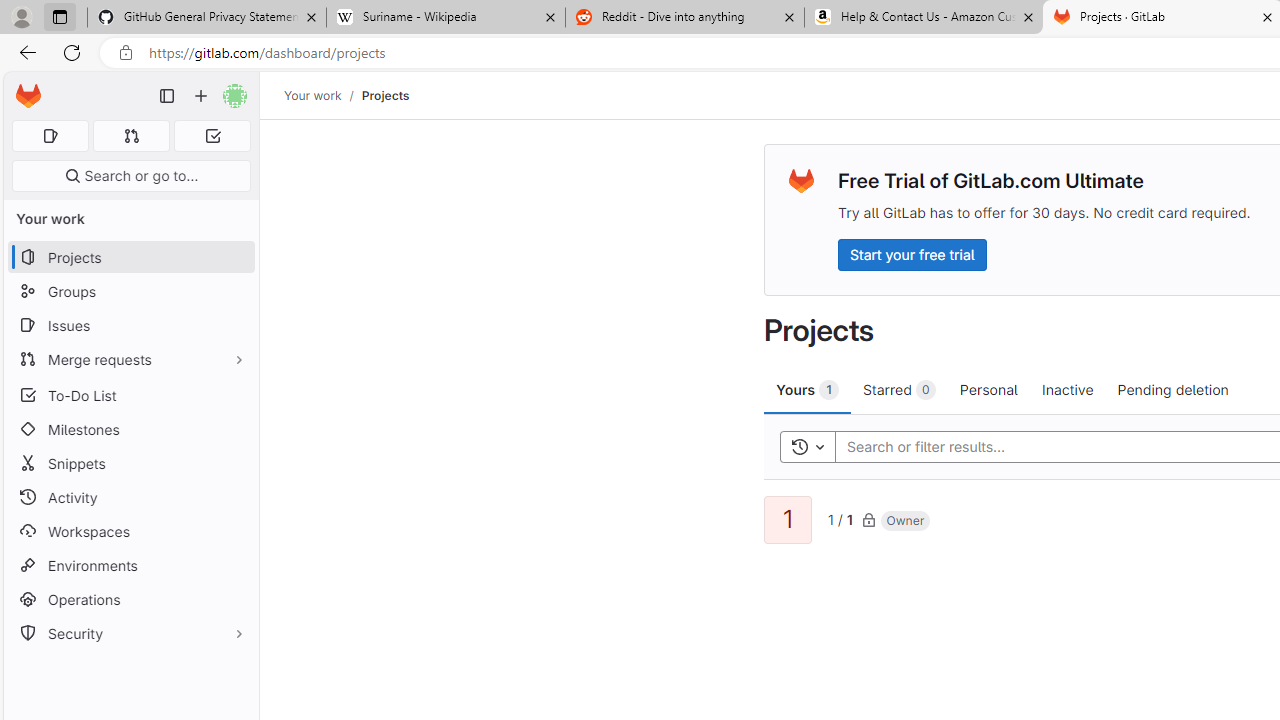 The image size is (1280, 720). Describe the element at coordinates (50, 135) in the screenshot. I see `'Assigned issues 0'` at that location.